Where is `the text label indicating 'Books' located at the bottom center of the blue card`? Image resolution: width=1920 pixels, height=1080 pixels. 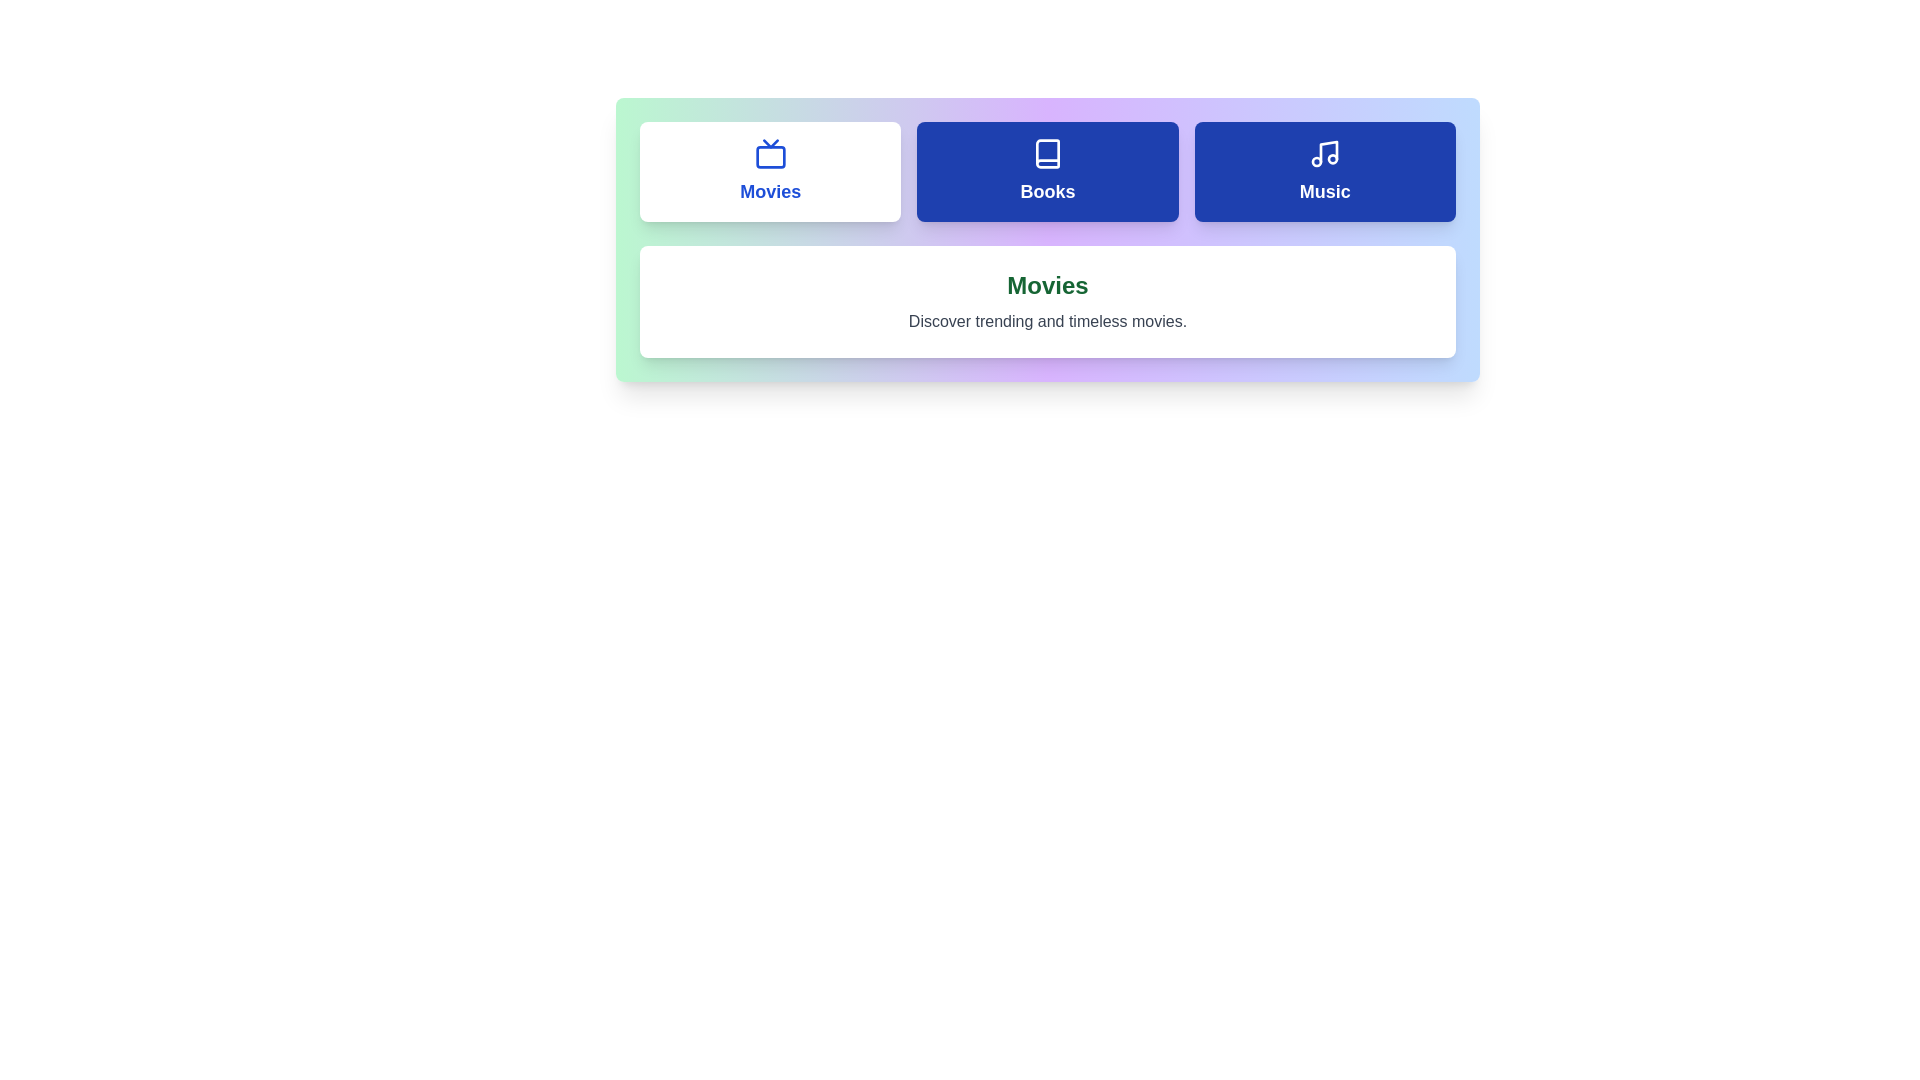 the text label indicating 'Books' located at the bottom center of the blue card is located at coordinates (1046, 192).